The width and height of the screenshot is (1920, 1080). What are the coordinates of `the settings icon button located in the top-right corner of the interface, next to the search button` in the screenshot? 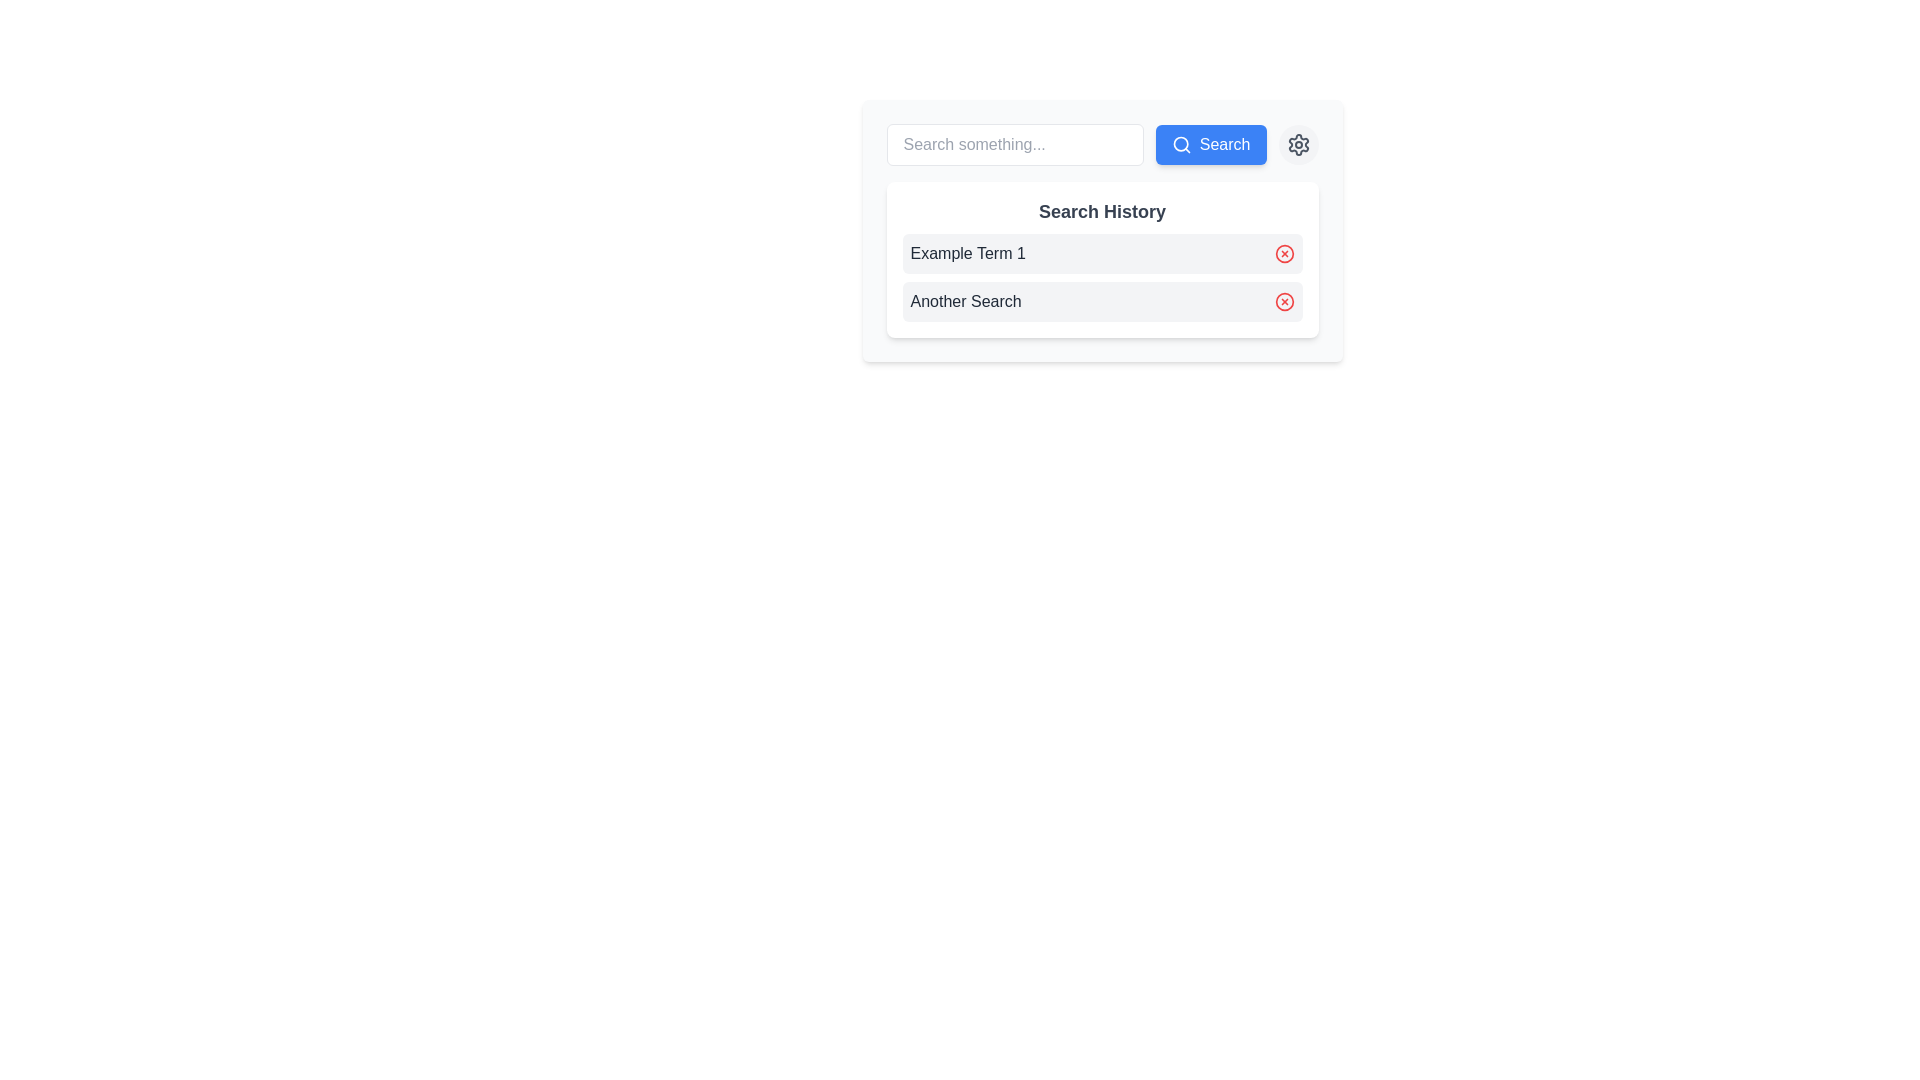 It's located at (1298, 144).